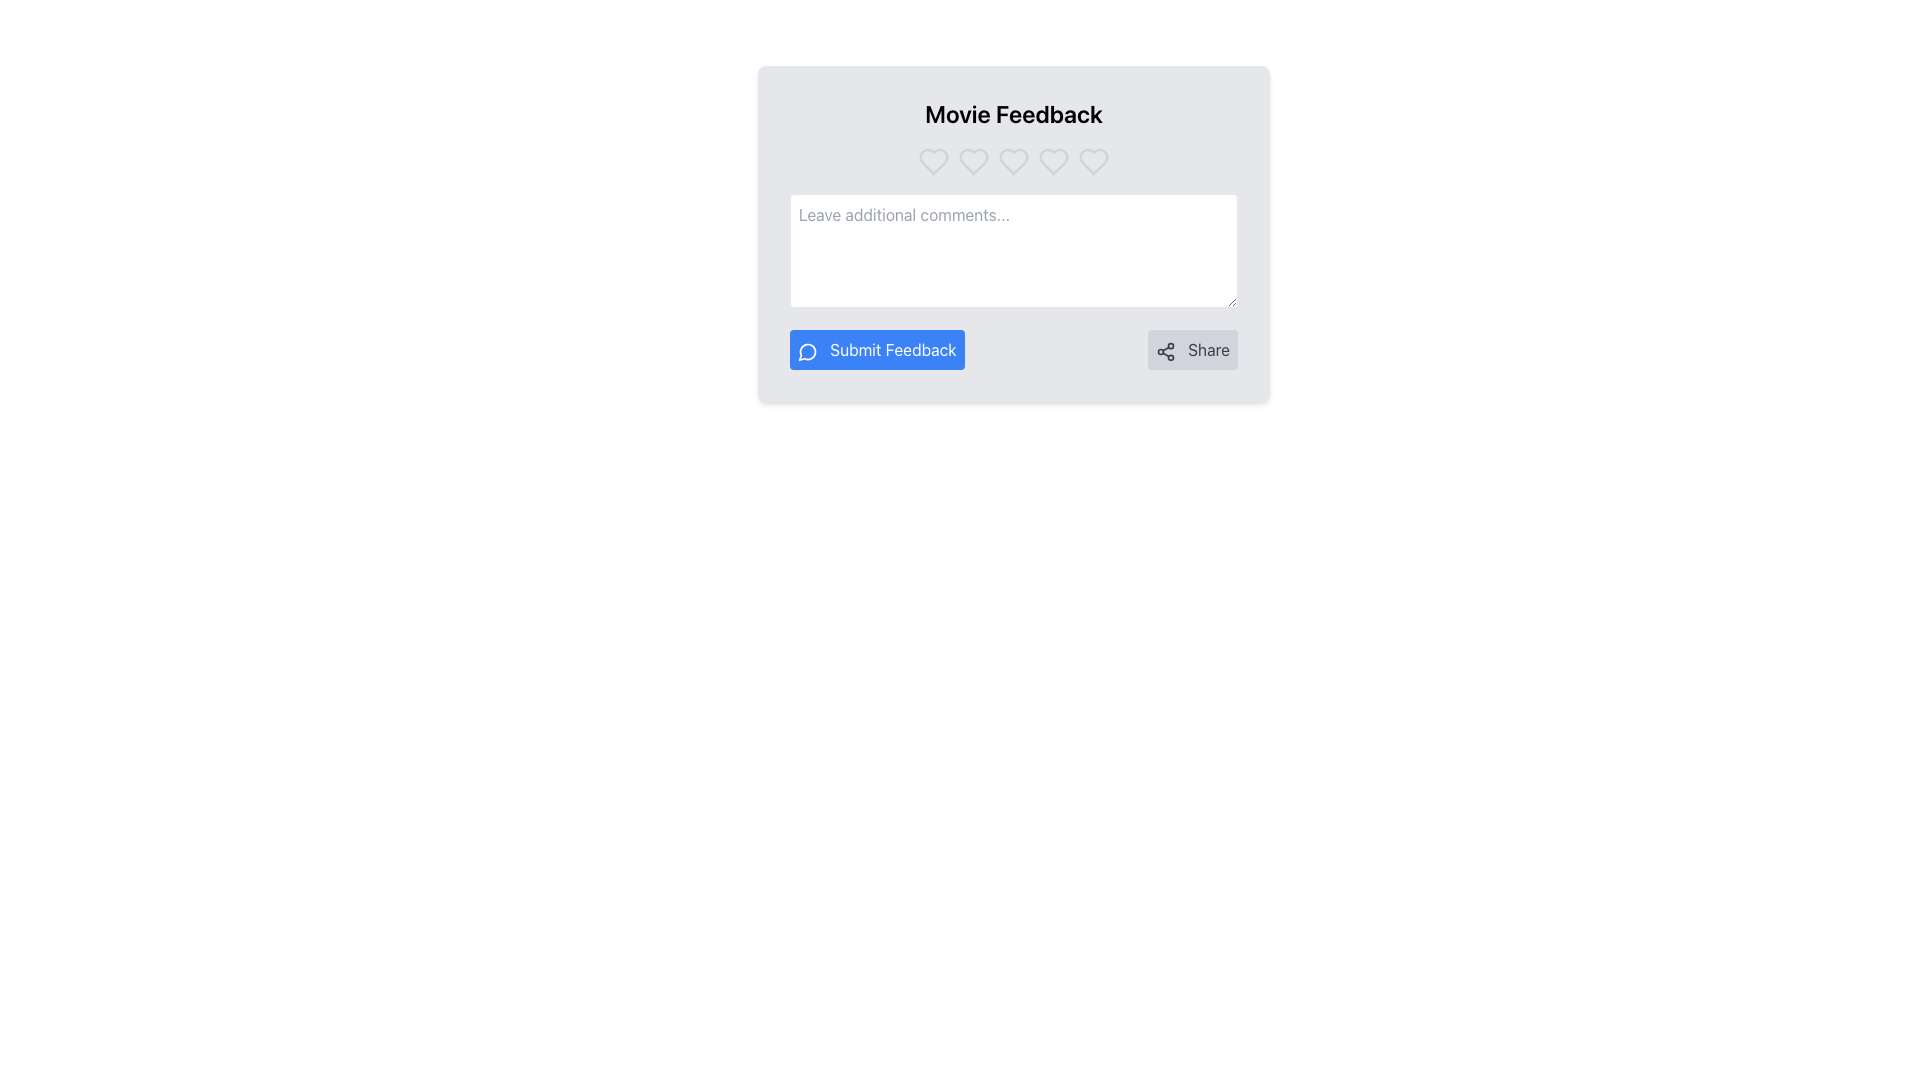 The width and height of the screenshot is (1920, 1080). Describe the element at coordinates (877, 349) in the screenshot. I see `the 'Submit Feedback' button using keyboard navigation` at that location.